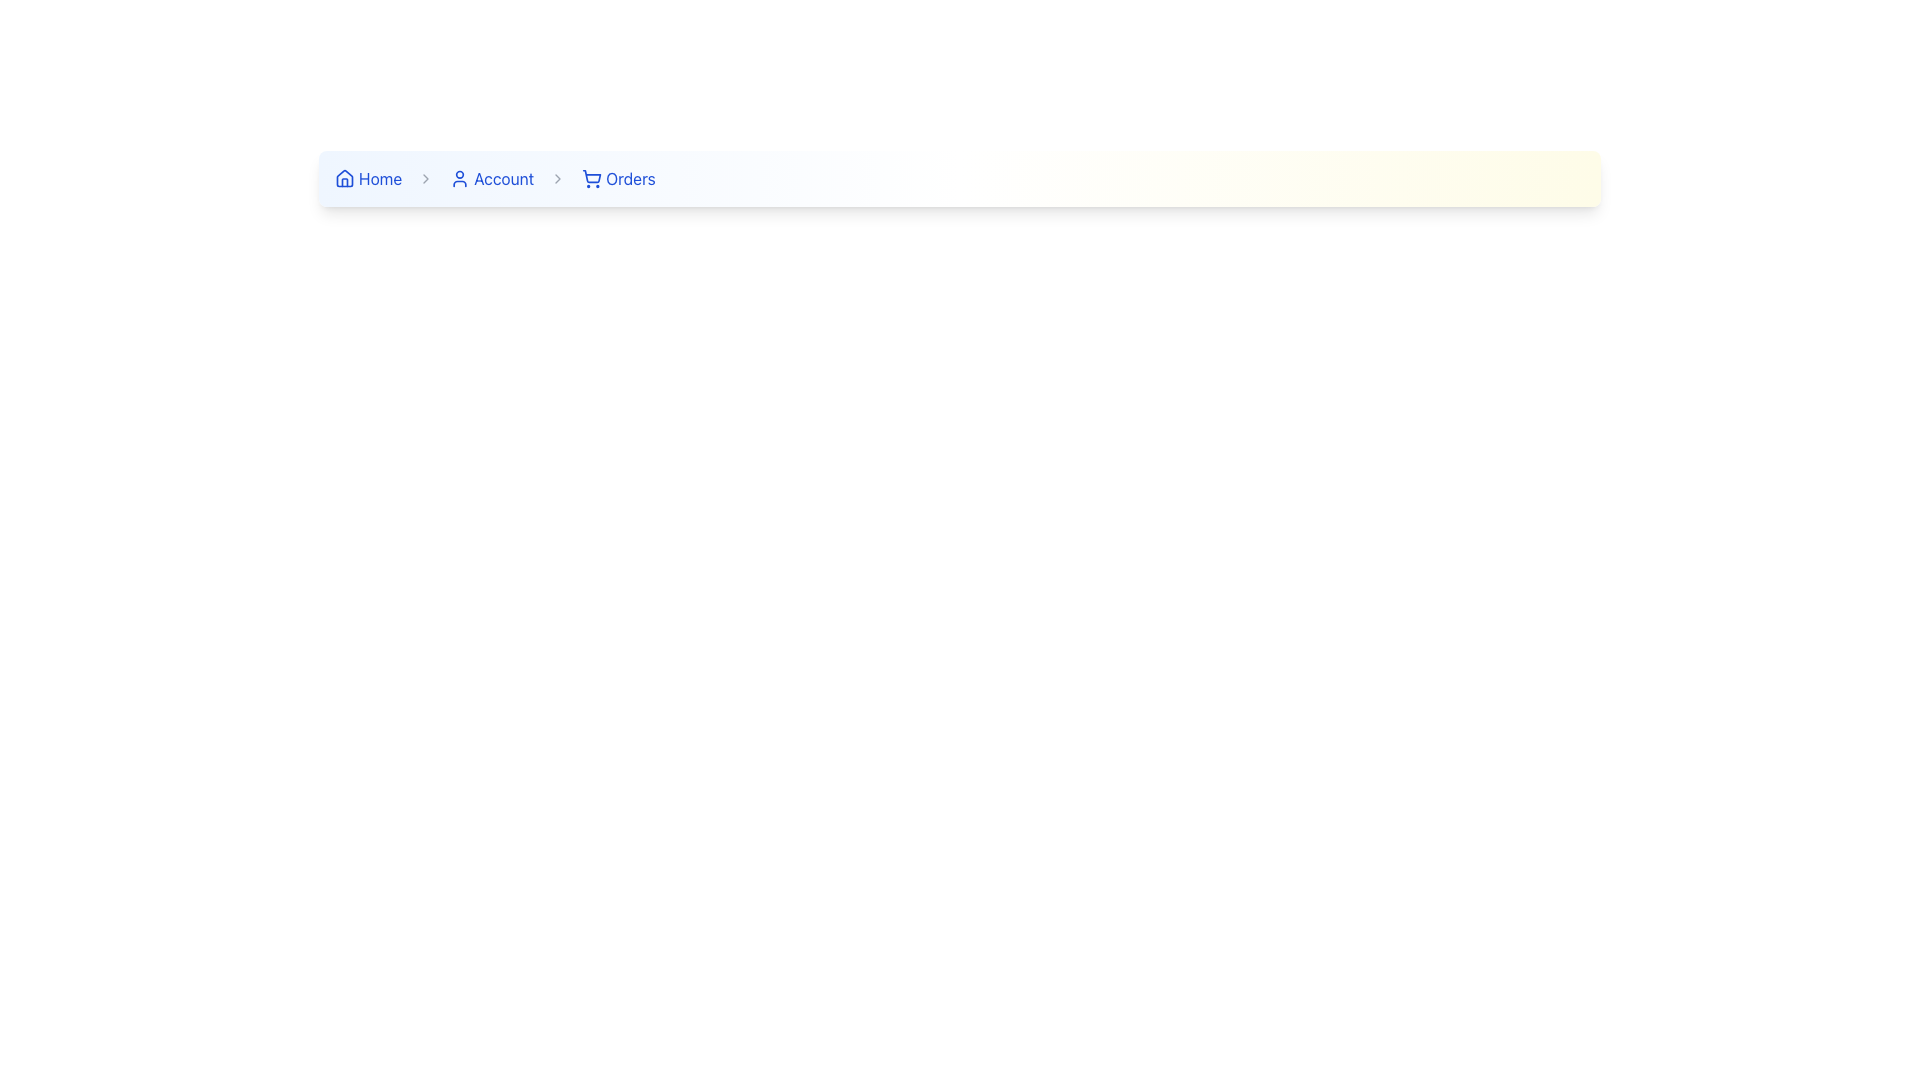 The image size is (1920, 1080). Describe the element at coordinates (345, 177) in the screenshot. I see `the house icon located to the left of the 'Home' breadcrumb link` at that location.